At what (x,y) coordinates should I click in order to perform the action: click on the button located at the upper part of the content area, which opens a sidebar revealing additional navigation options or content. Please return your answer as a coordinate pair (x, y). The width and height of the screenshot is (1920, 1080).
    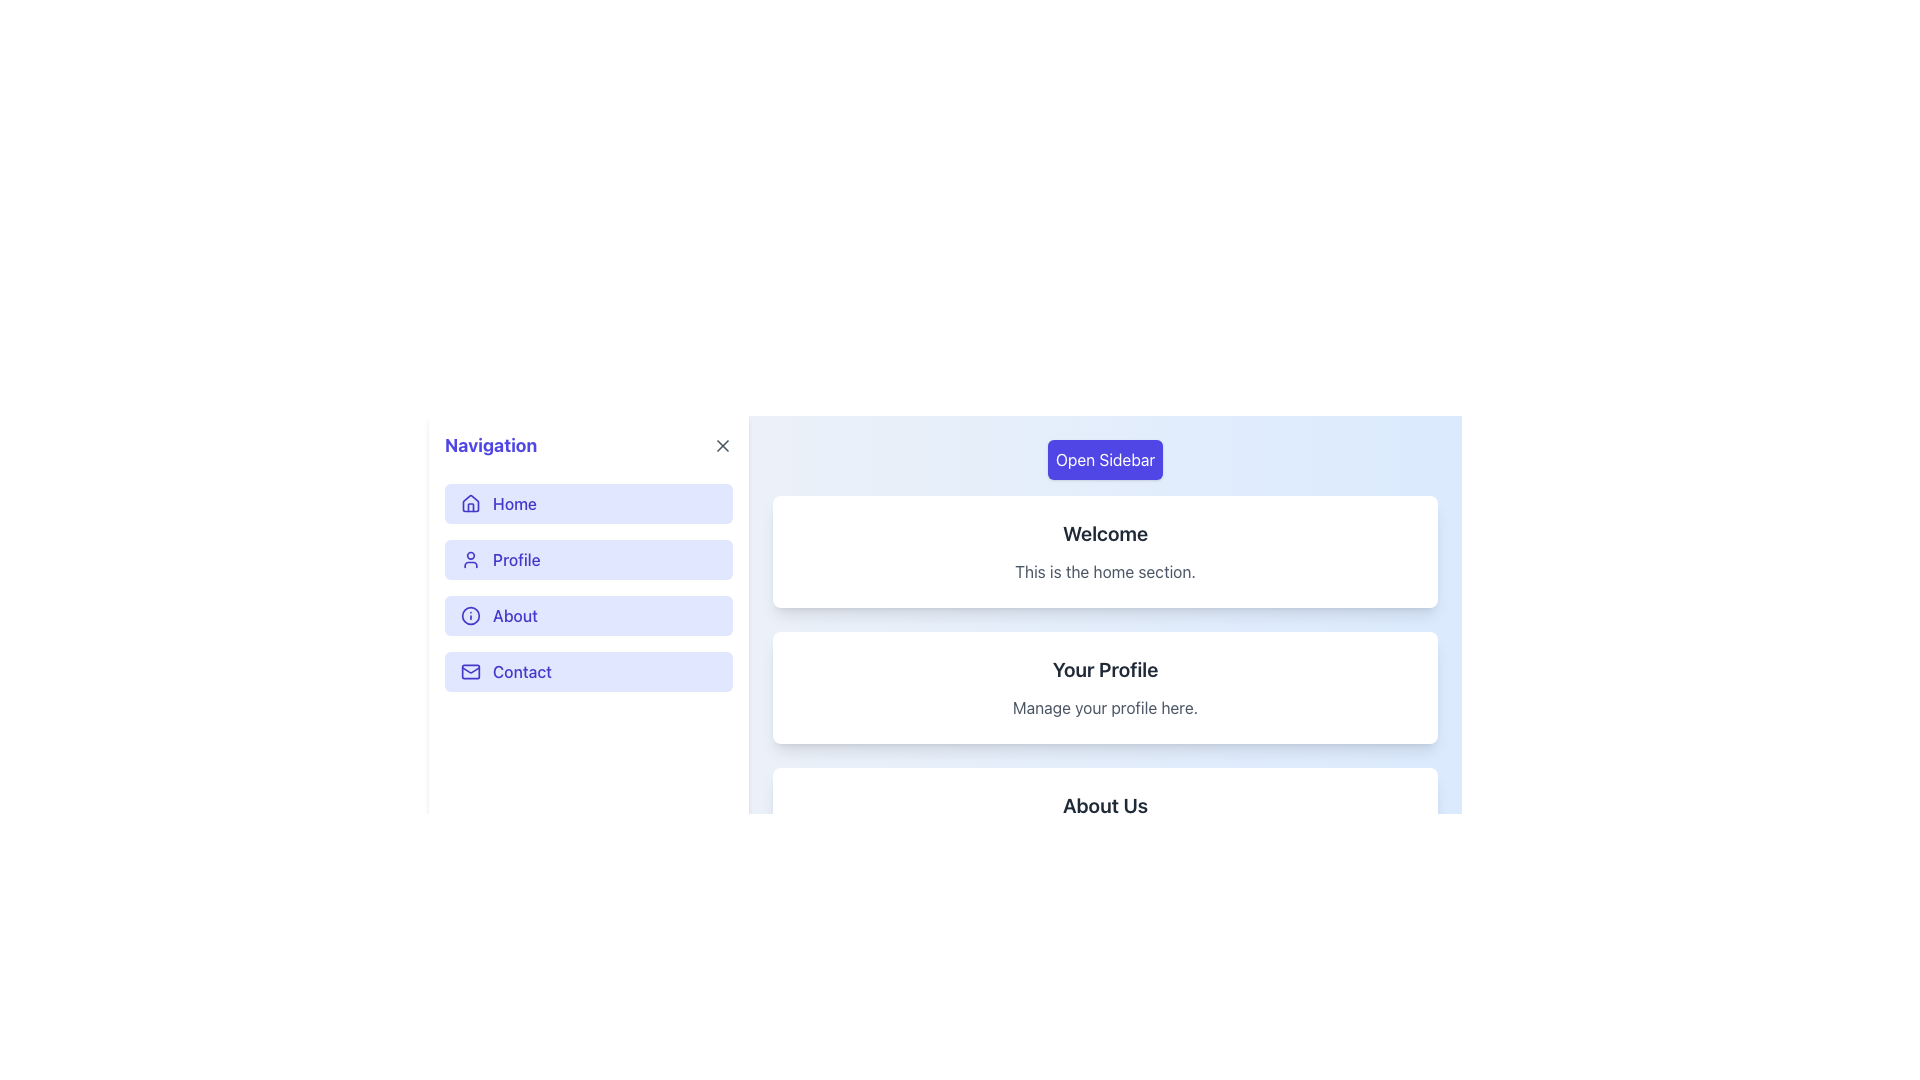
    Looking at the image, I should click on (1104, 459).